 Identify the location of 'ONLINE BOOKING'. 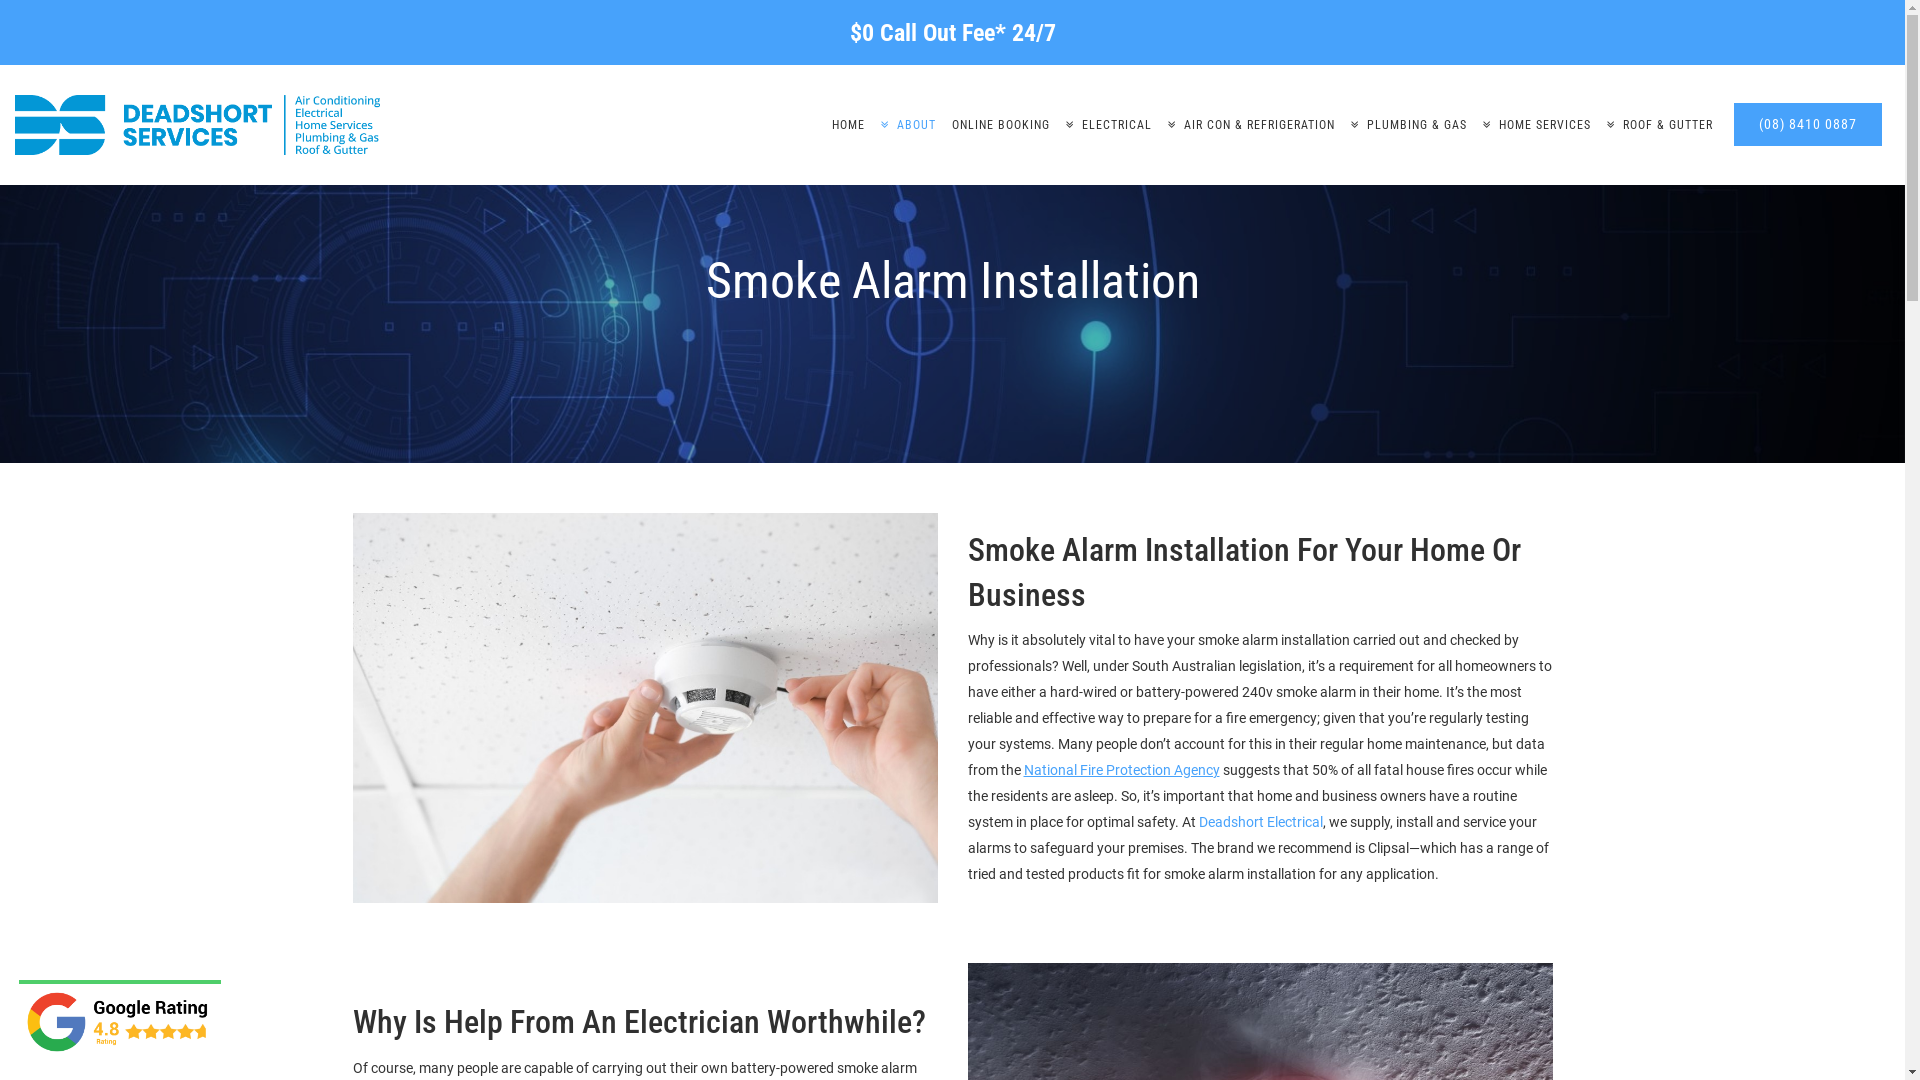
(1001, 124).